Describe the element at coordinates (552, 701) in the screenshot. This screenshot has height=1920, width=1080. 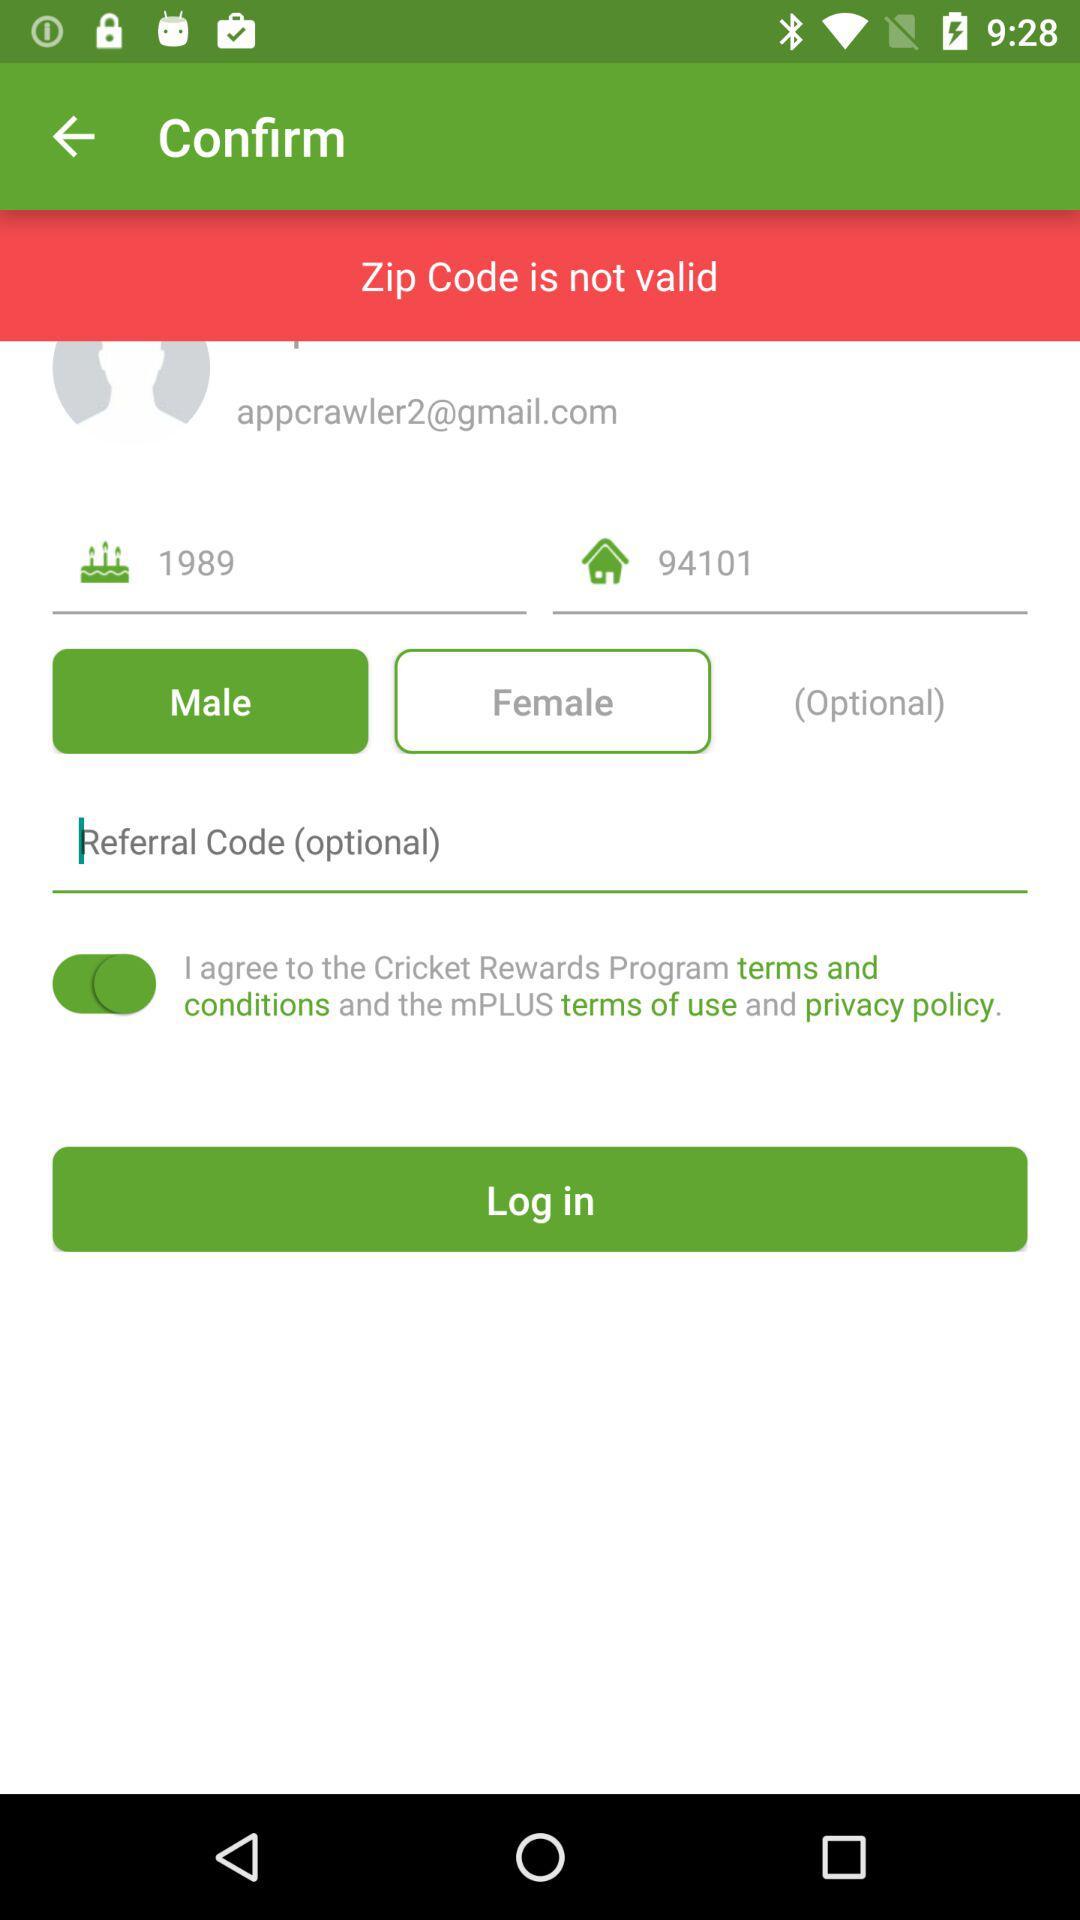
I see `icon next to (optional) item` at that location.